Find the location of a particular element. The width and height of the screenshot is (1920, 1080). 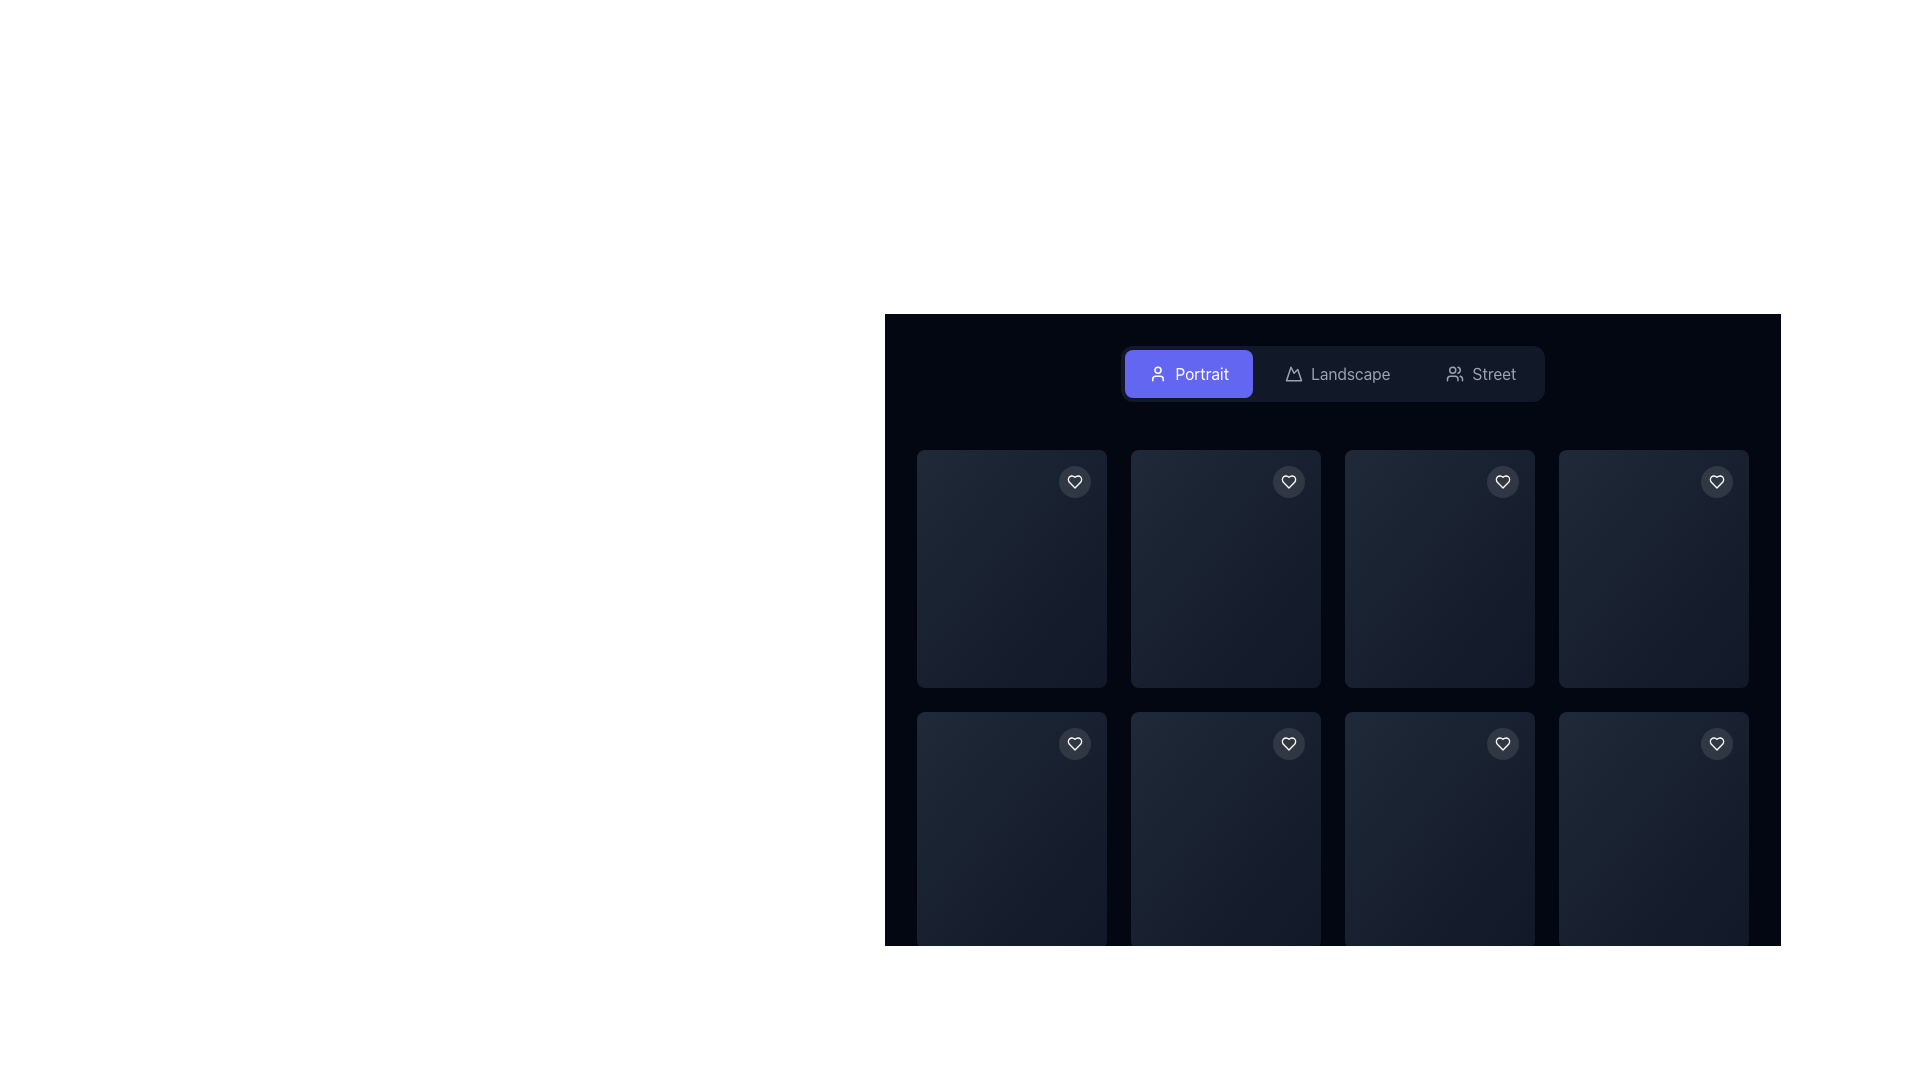

the favorite button represented by a heart icon, located in the bottom row of a grid, specifically the fourth element in its column is located at coordinates (1502, 743).